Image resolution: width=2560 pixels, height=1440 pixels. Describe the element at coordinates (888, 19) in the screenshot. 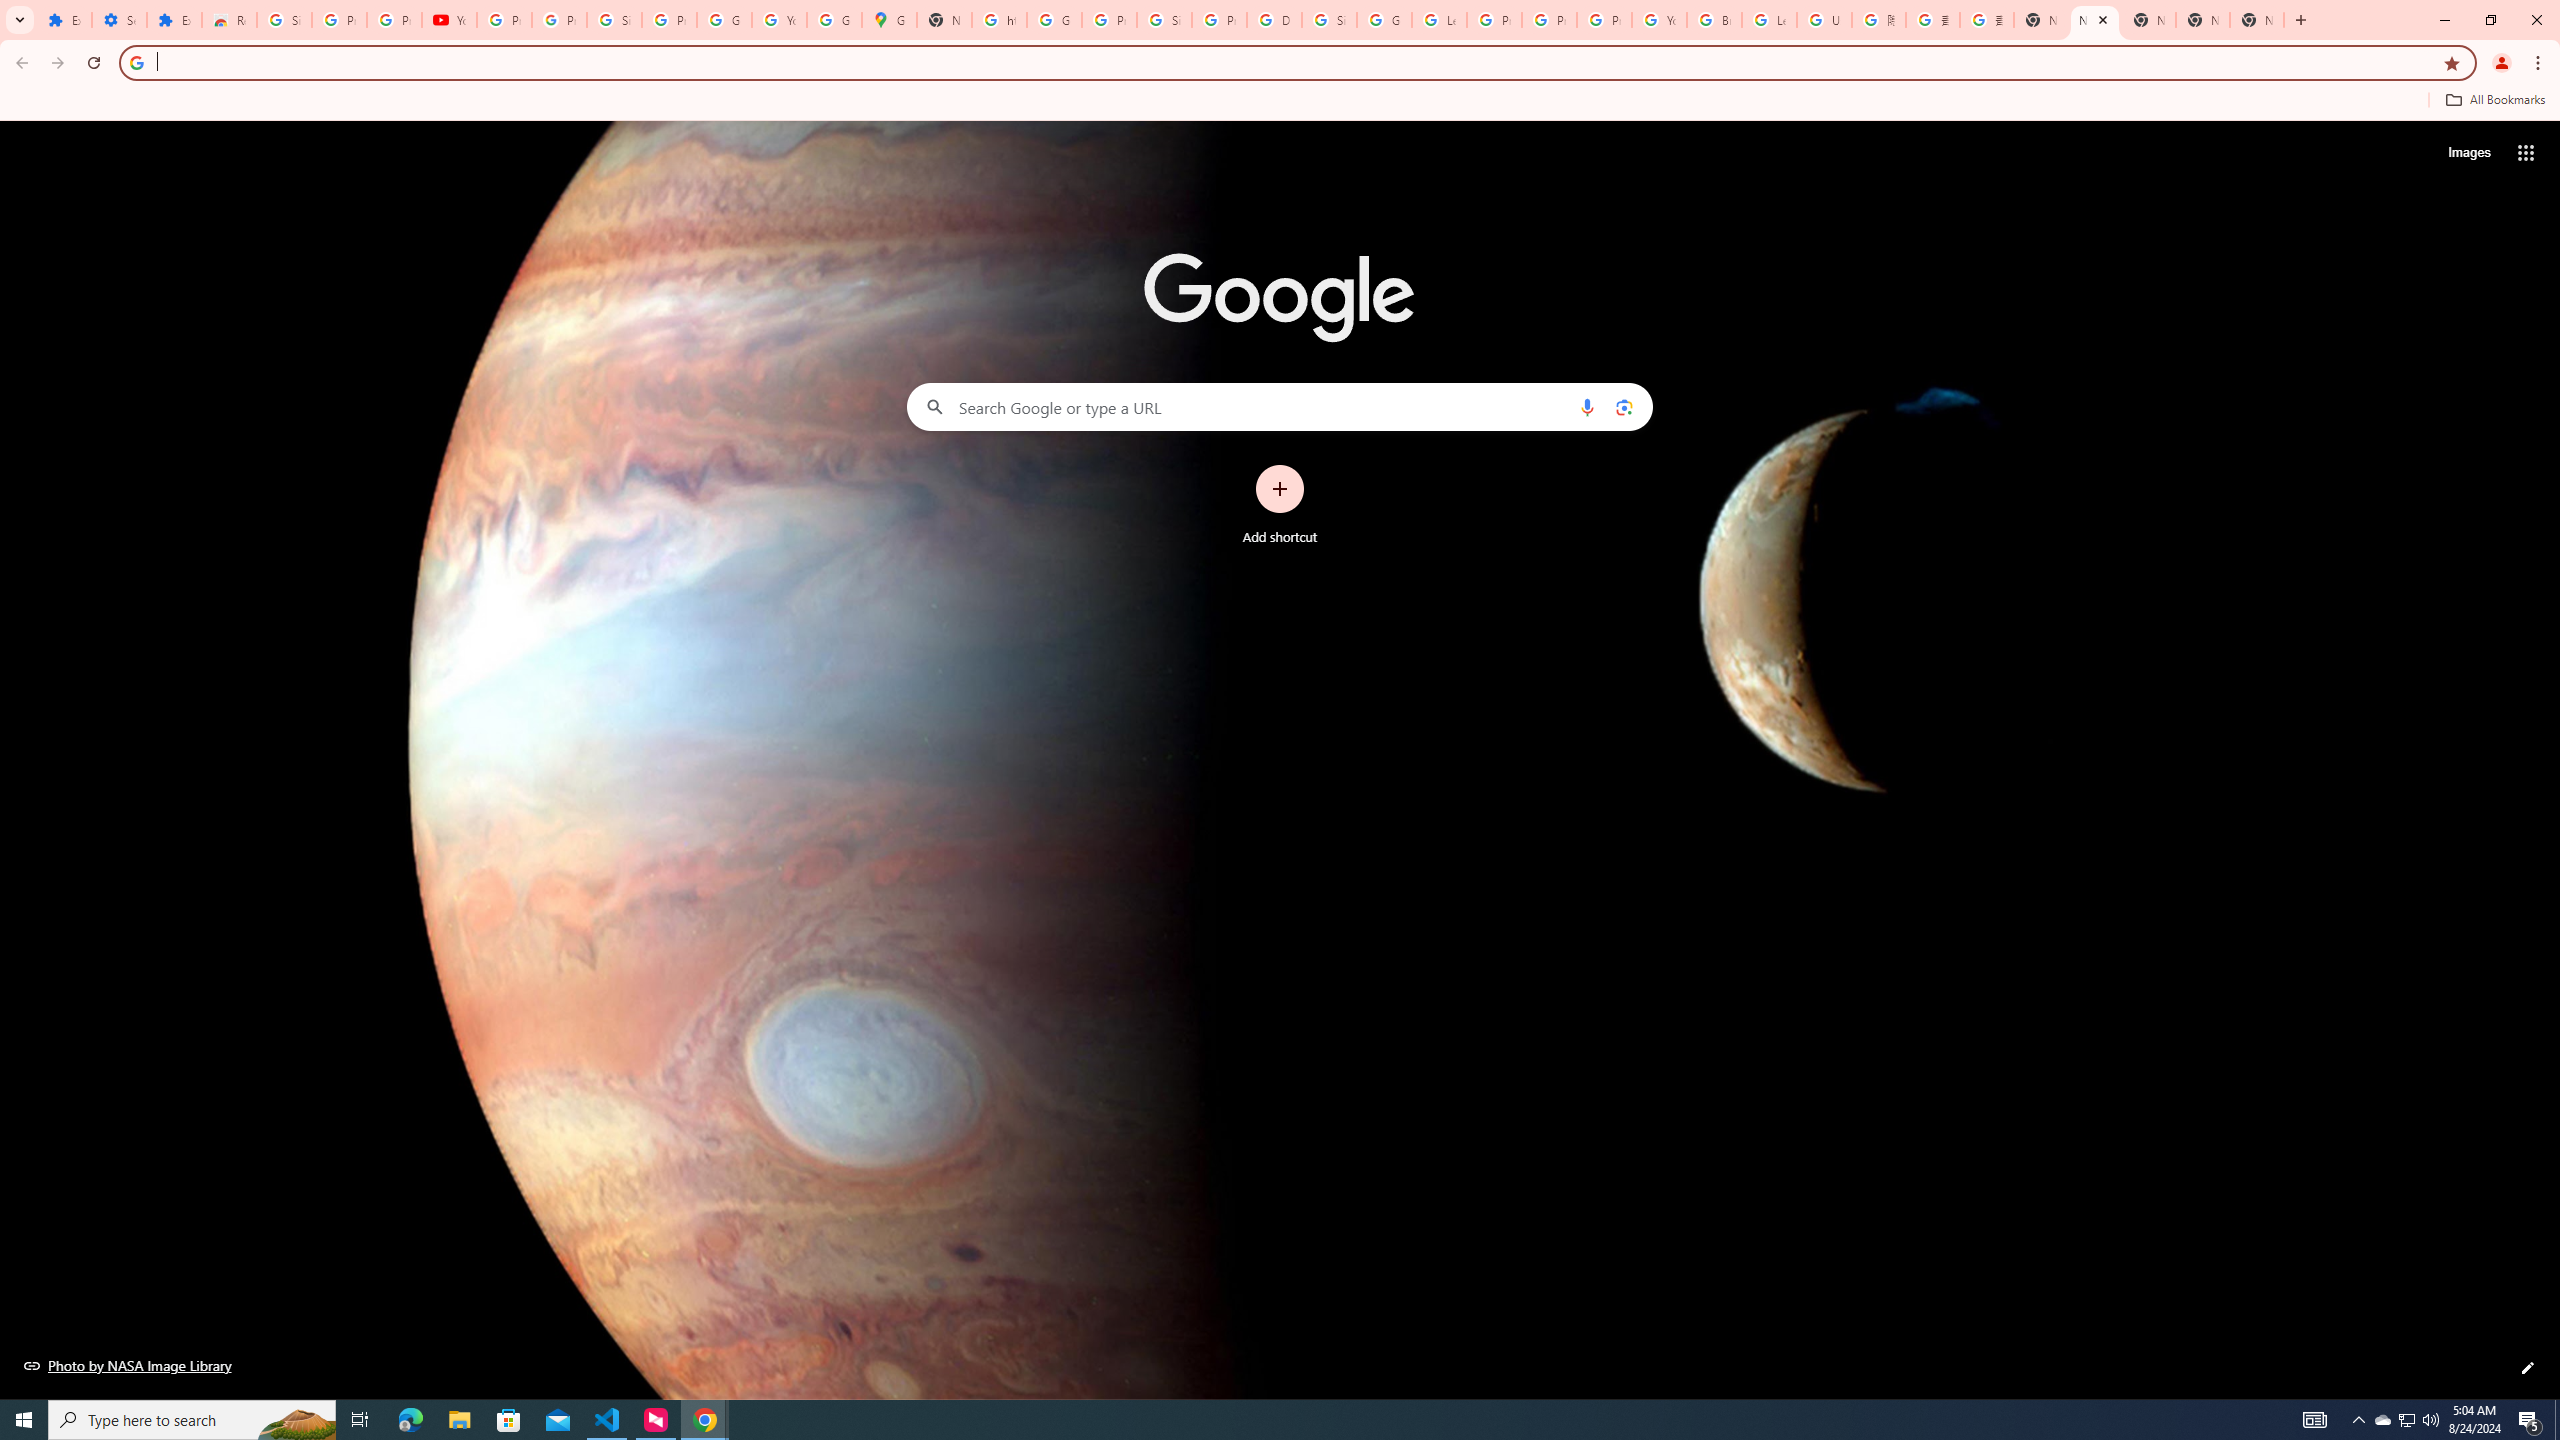

I see `'Google Maps'` at that location.